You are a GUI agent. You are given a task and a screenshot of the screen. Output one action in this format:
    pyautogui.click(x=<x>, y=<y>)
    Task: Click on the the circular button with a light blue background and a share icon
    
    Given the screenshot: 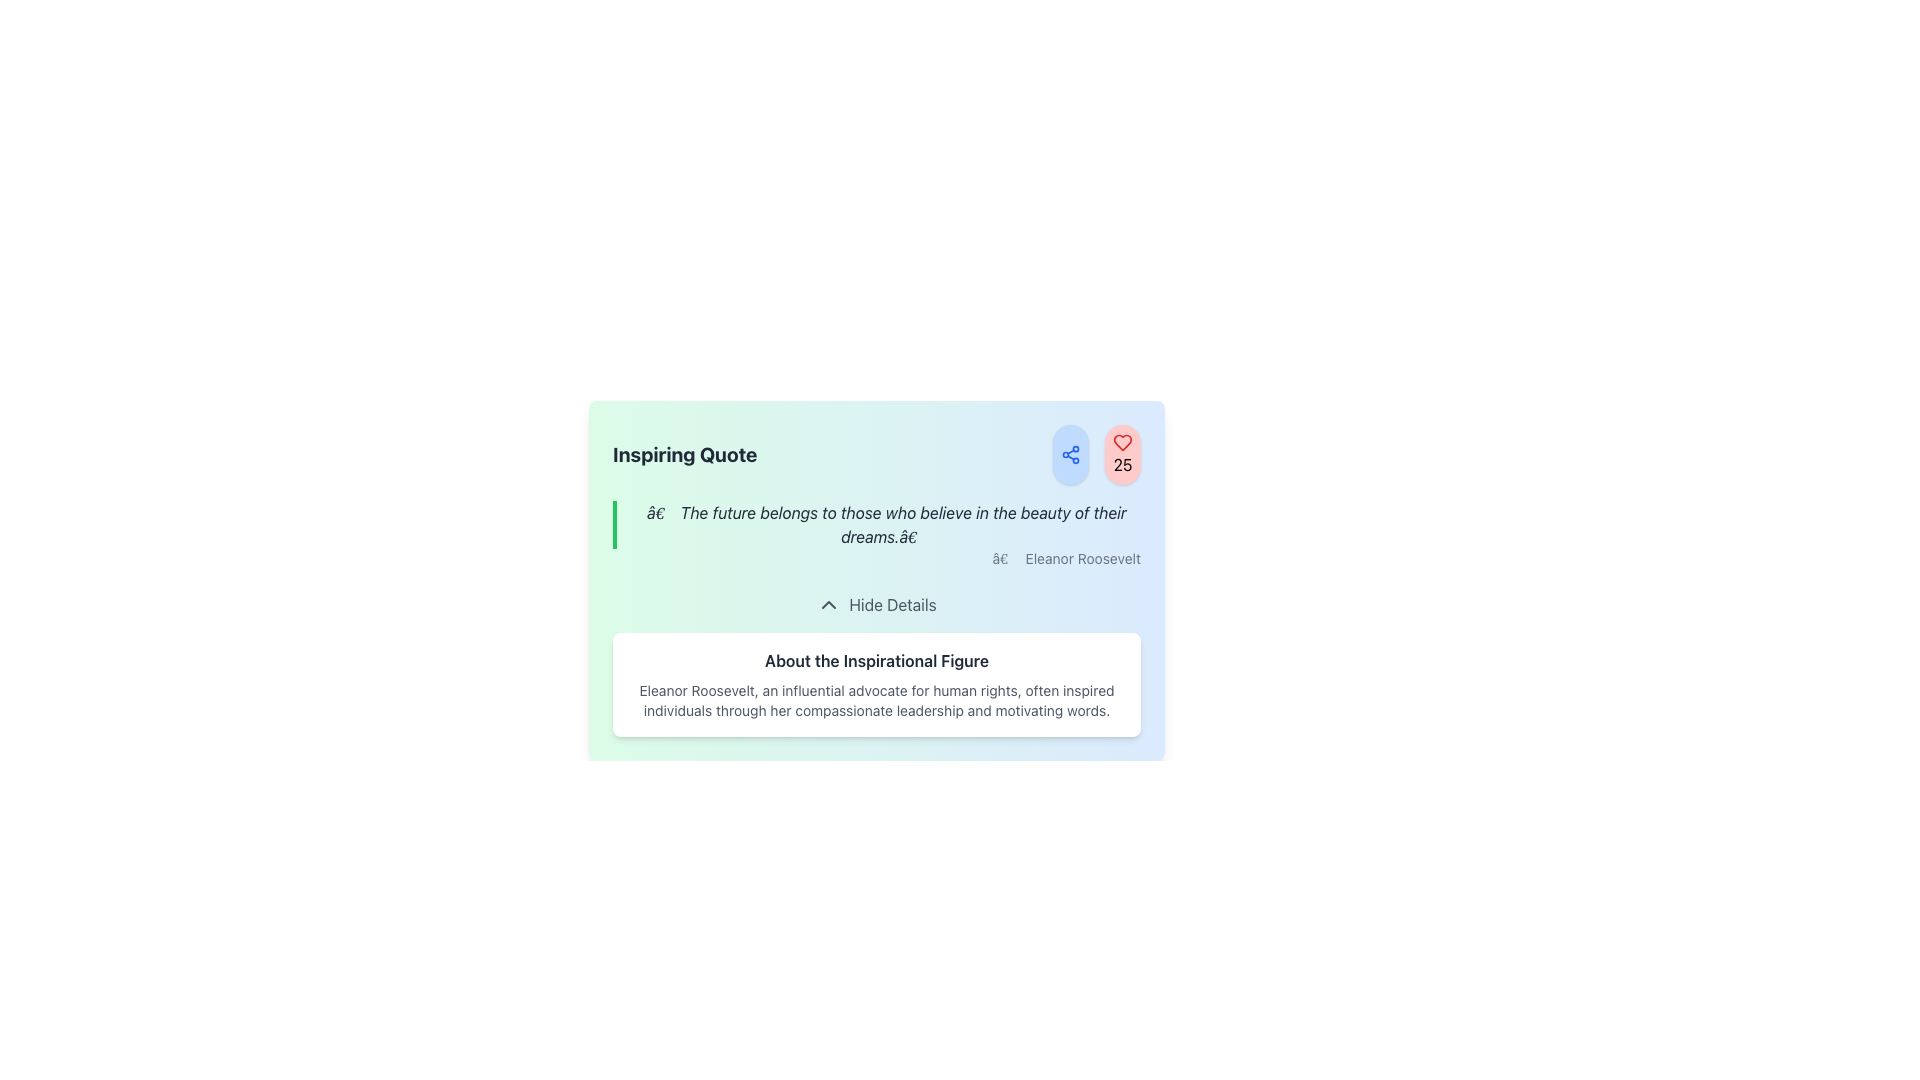 What is the action you would take?
    pyautogui.click(x=1069, y=455)
    